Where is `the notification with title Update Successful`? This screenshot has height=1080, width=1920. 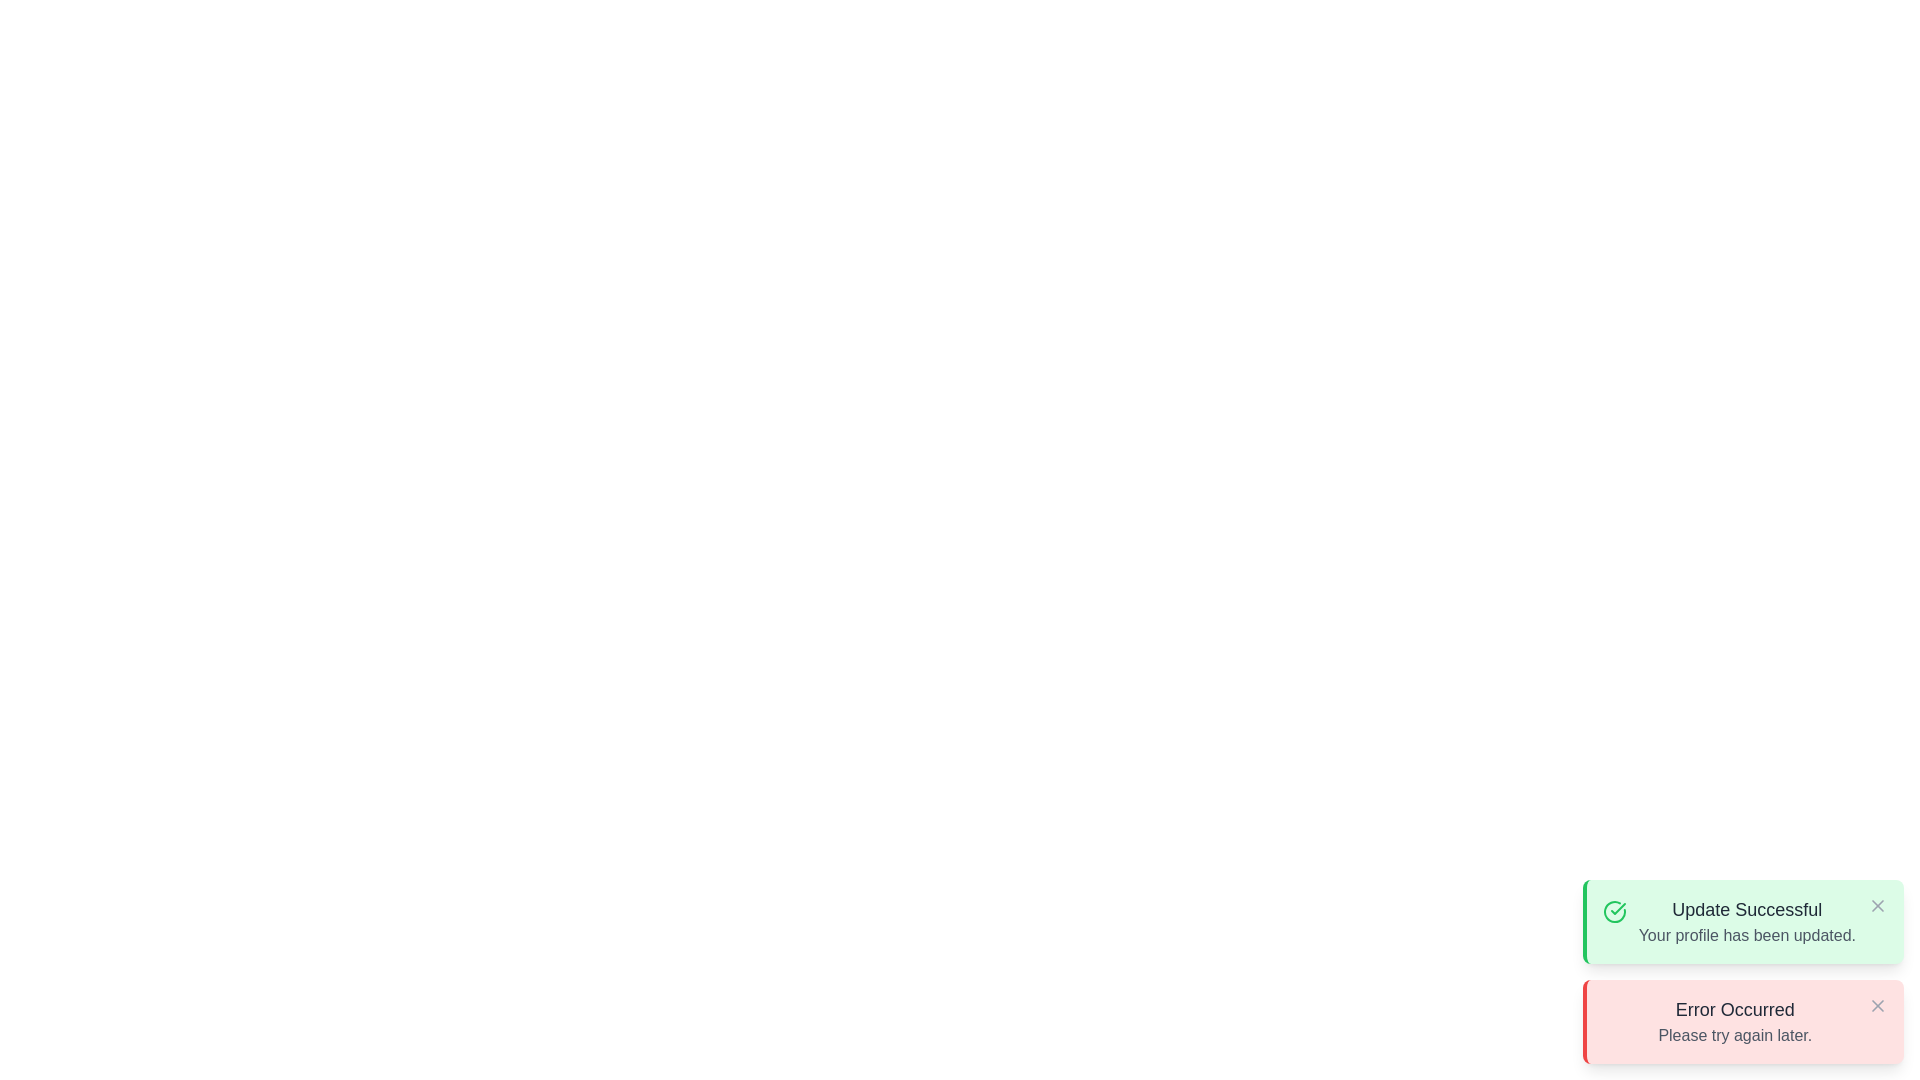 the notification with title Update Successful is located at coordinates (1741, 921).